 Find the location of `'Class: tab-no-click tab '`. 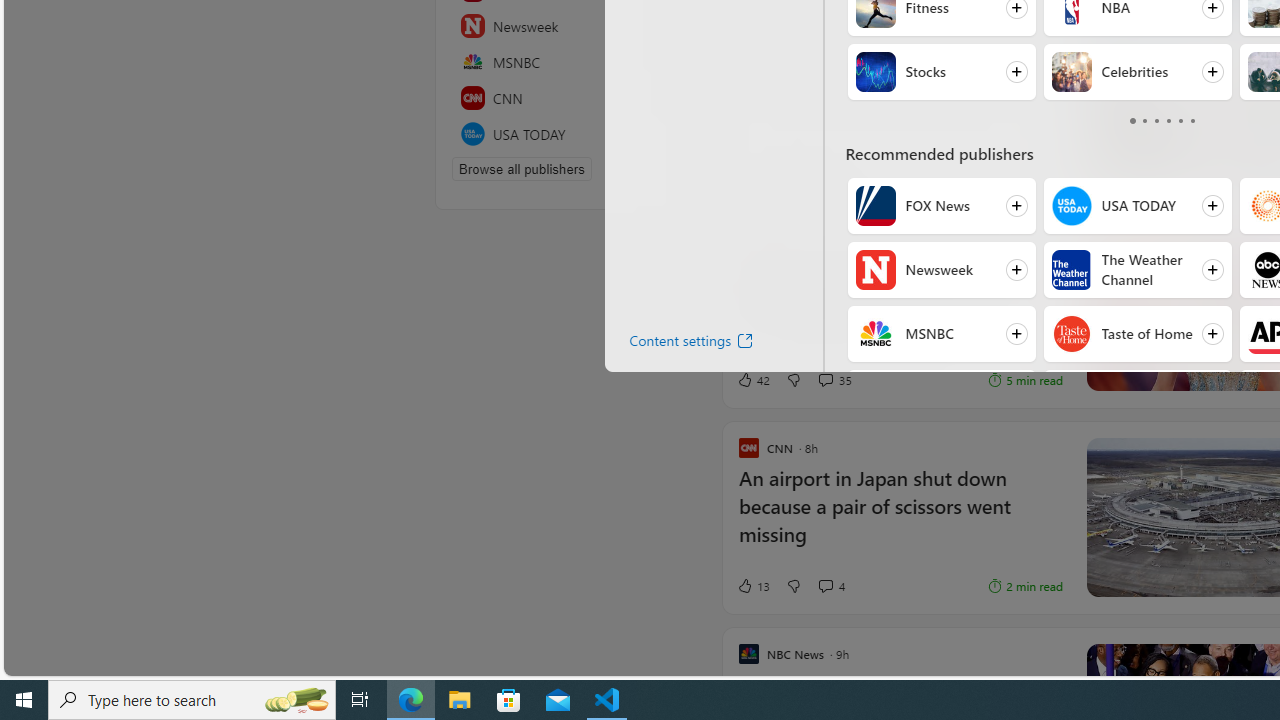

'Class: tab-no-click tab ' is located at coordinates (1192, 120).